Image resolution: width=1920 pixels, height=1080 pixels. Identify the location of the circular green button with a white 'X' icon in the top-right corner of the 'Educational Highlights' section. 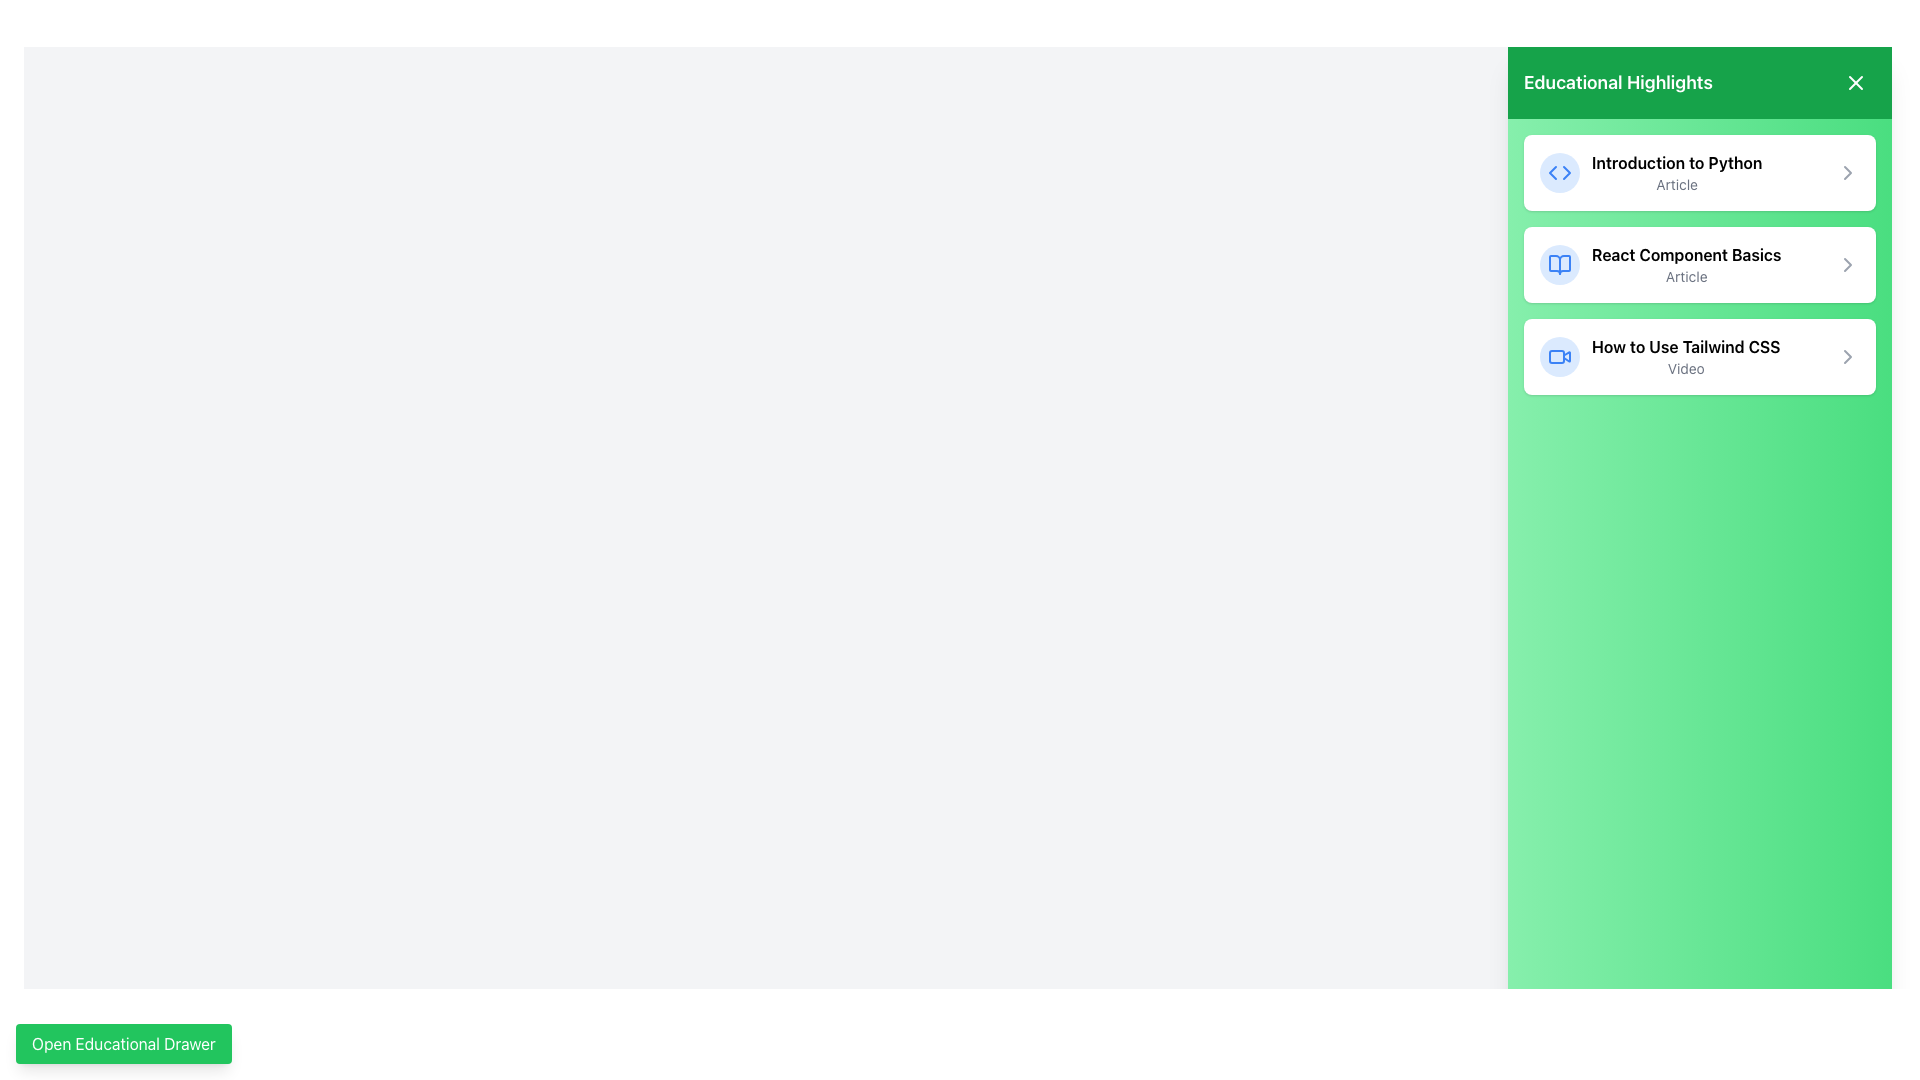
(1855, 82).